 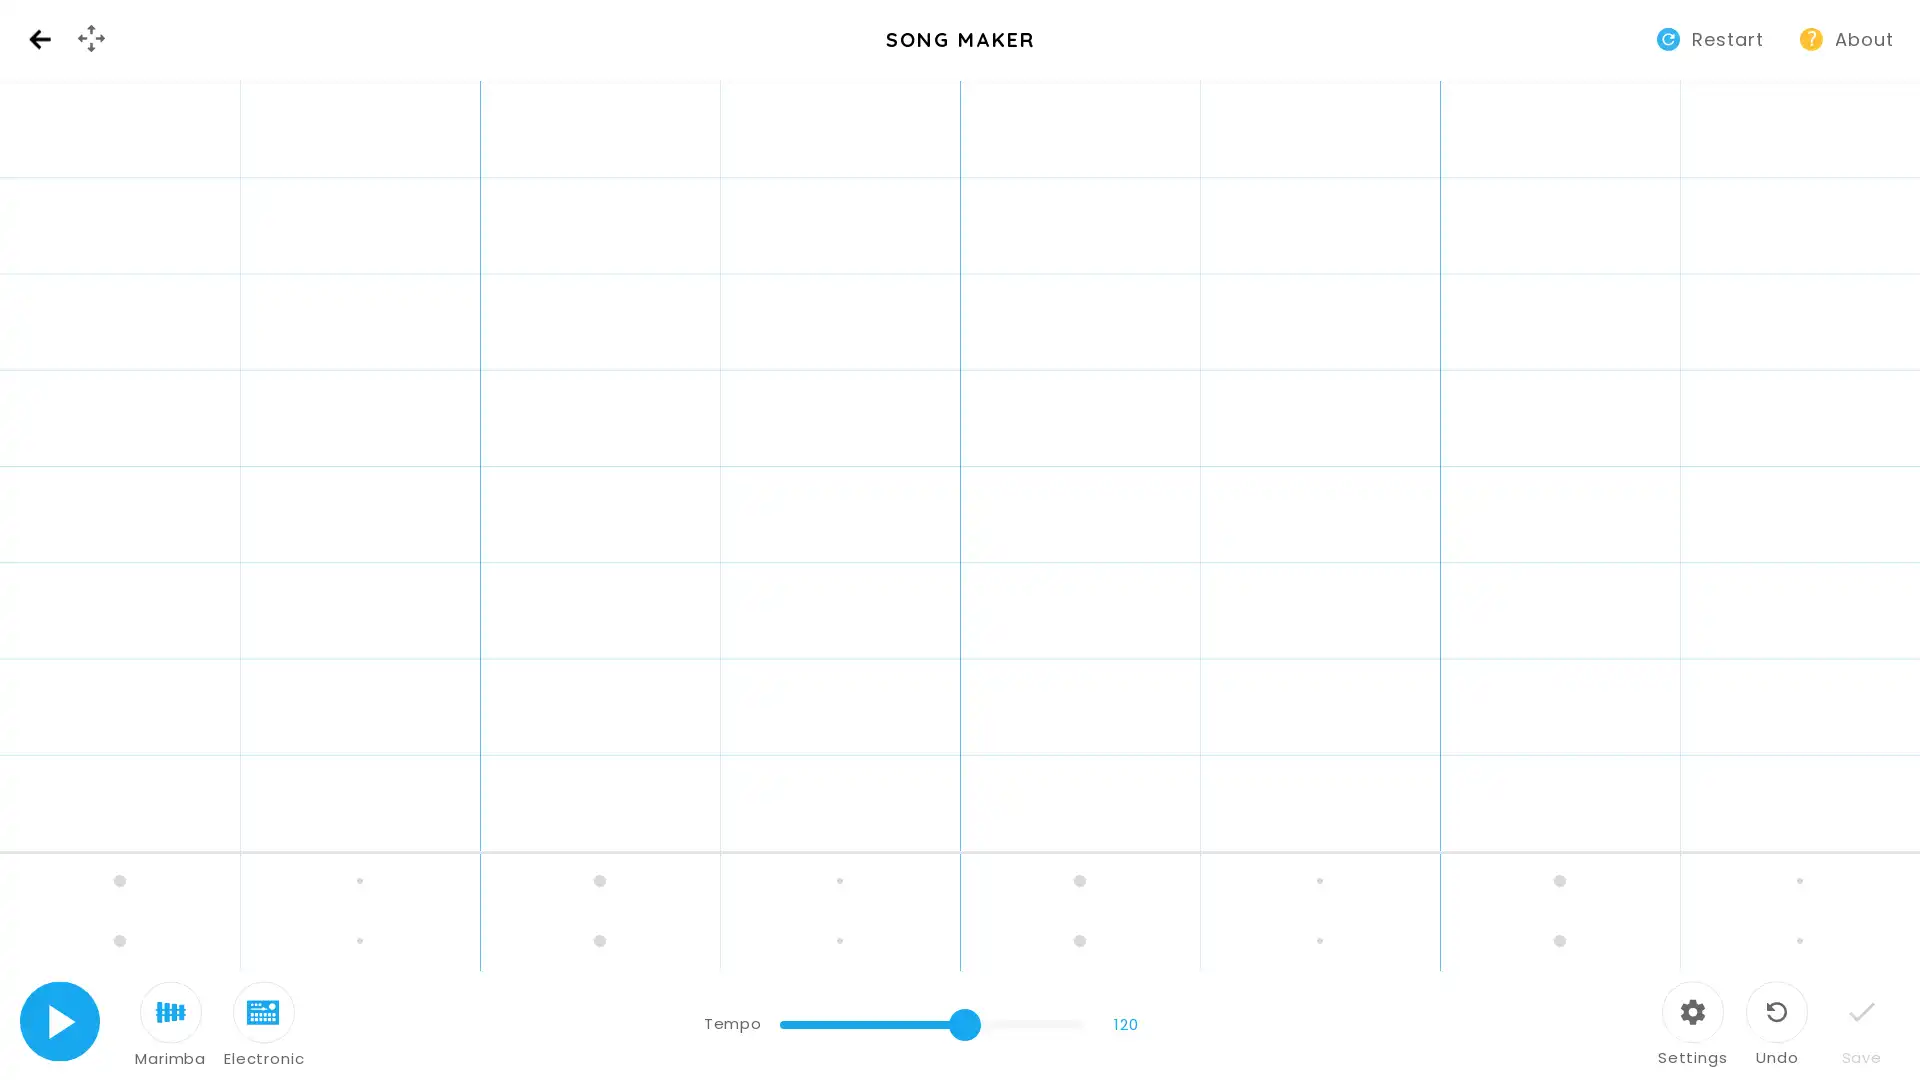 What do you see at coordinates (39, 39) in the screenshot?
I see `Back to Music Lab website` at bounding box center [39, 39].